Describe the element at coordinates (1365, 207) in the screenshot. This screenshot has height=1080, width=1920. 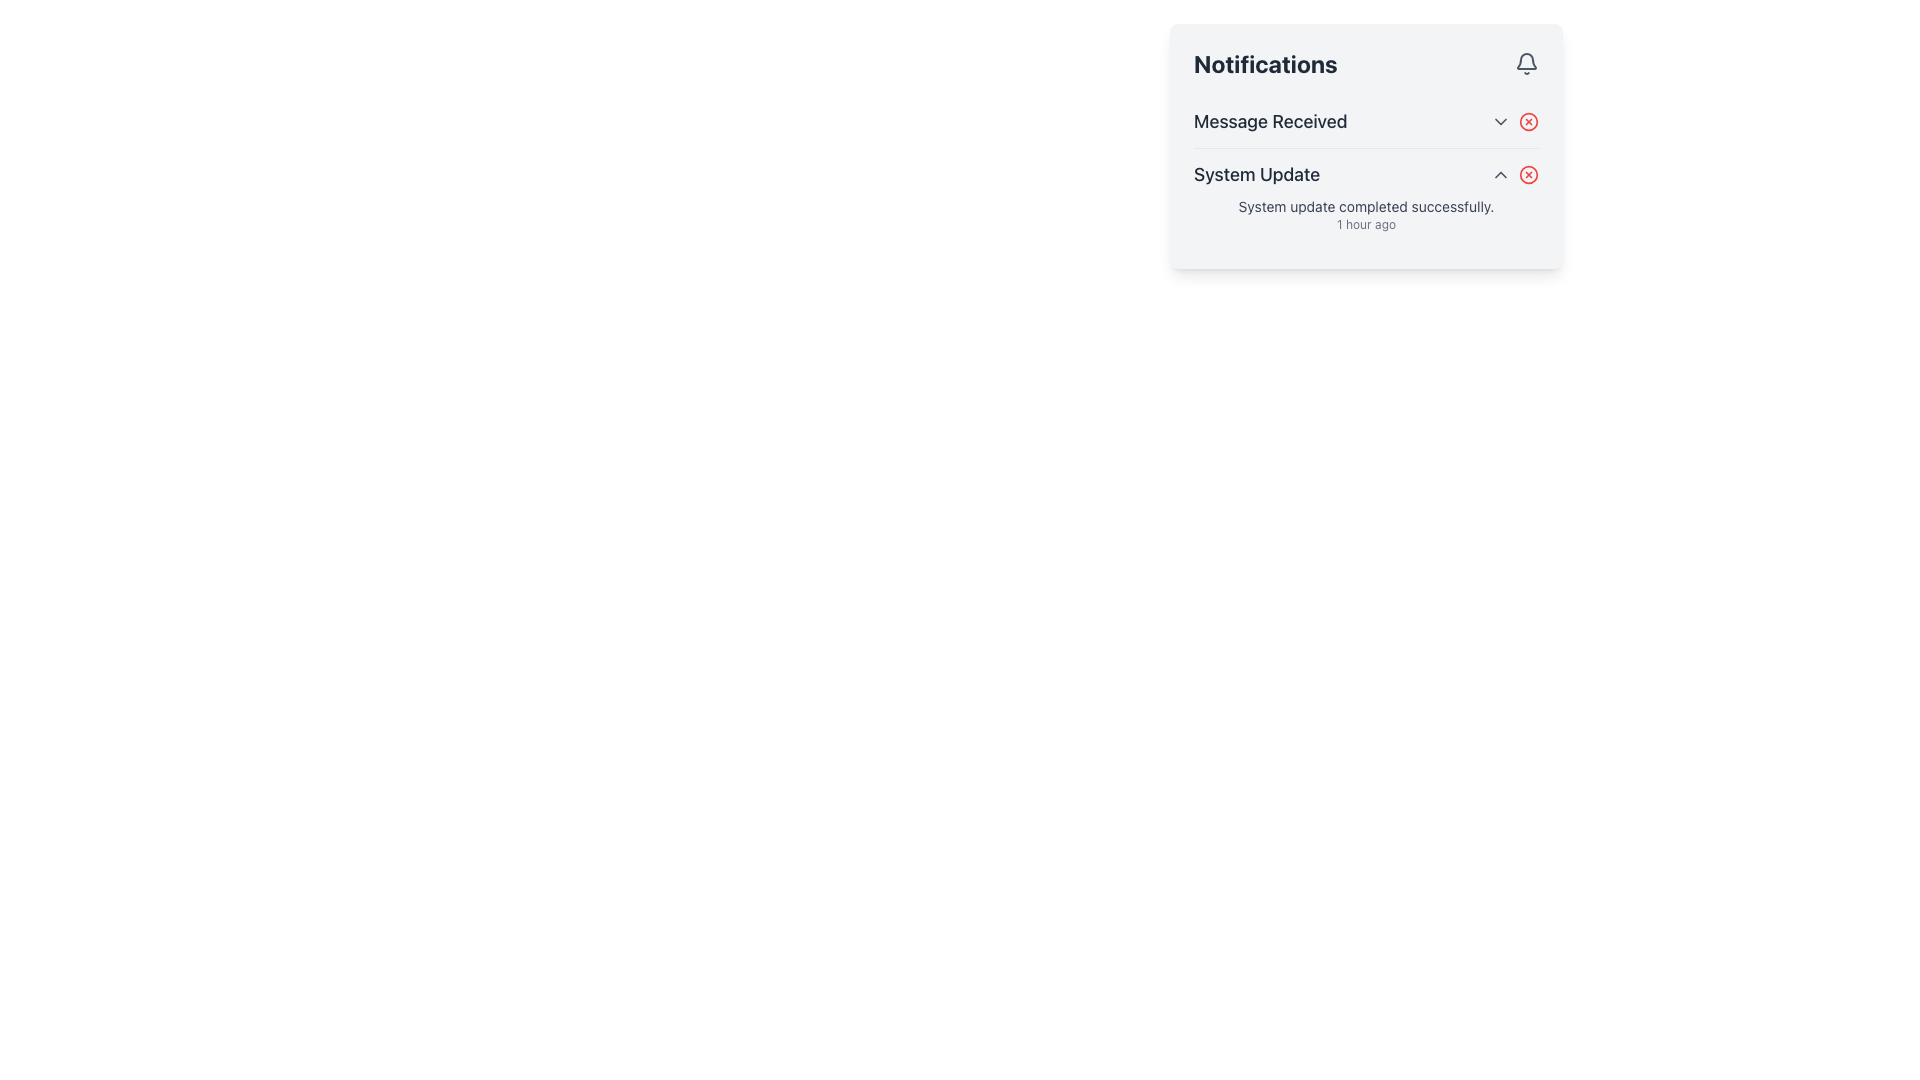
I see `the text display element that shows 'System update completed successfully.' located in the 'System Update' section of the 'Notifications' card` at that location.